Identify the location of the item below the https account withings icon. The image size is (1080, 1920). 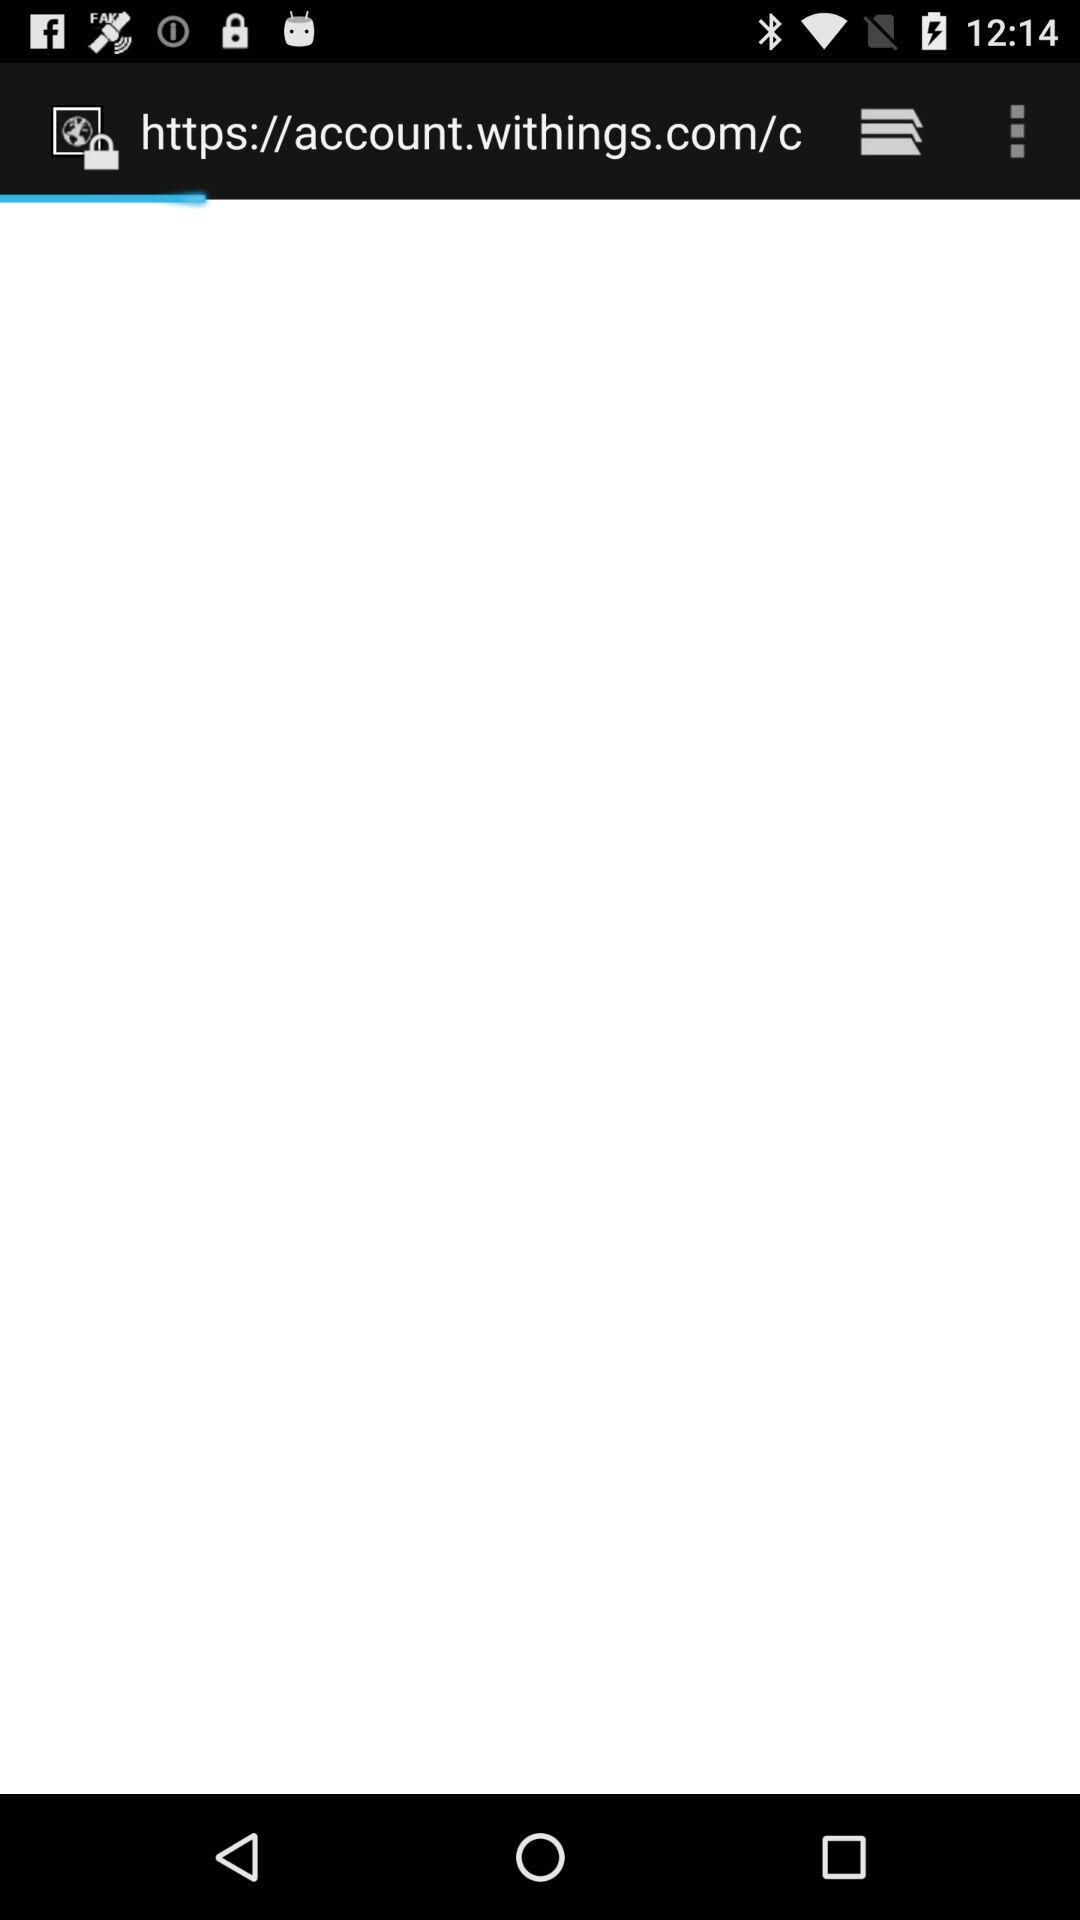
(540, 996).